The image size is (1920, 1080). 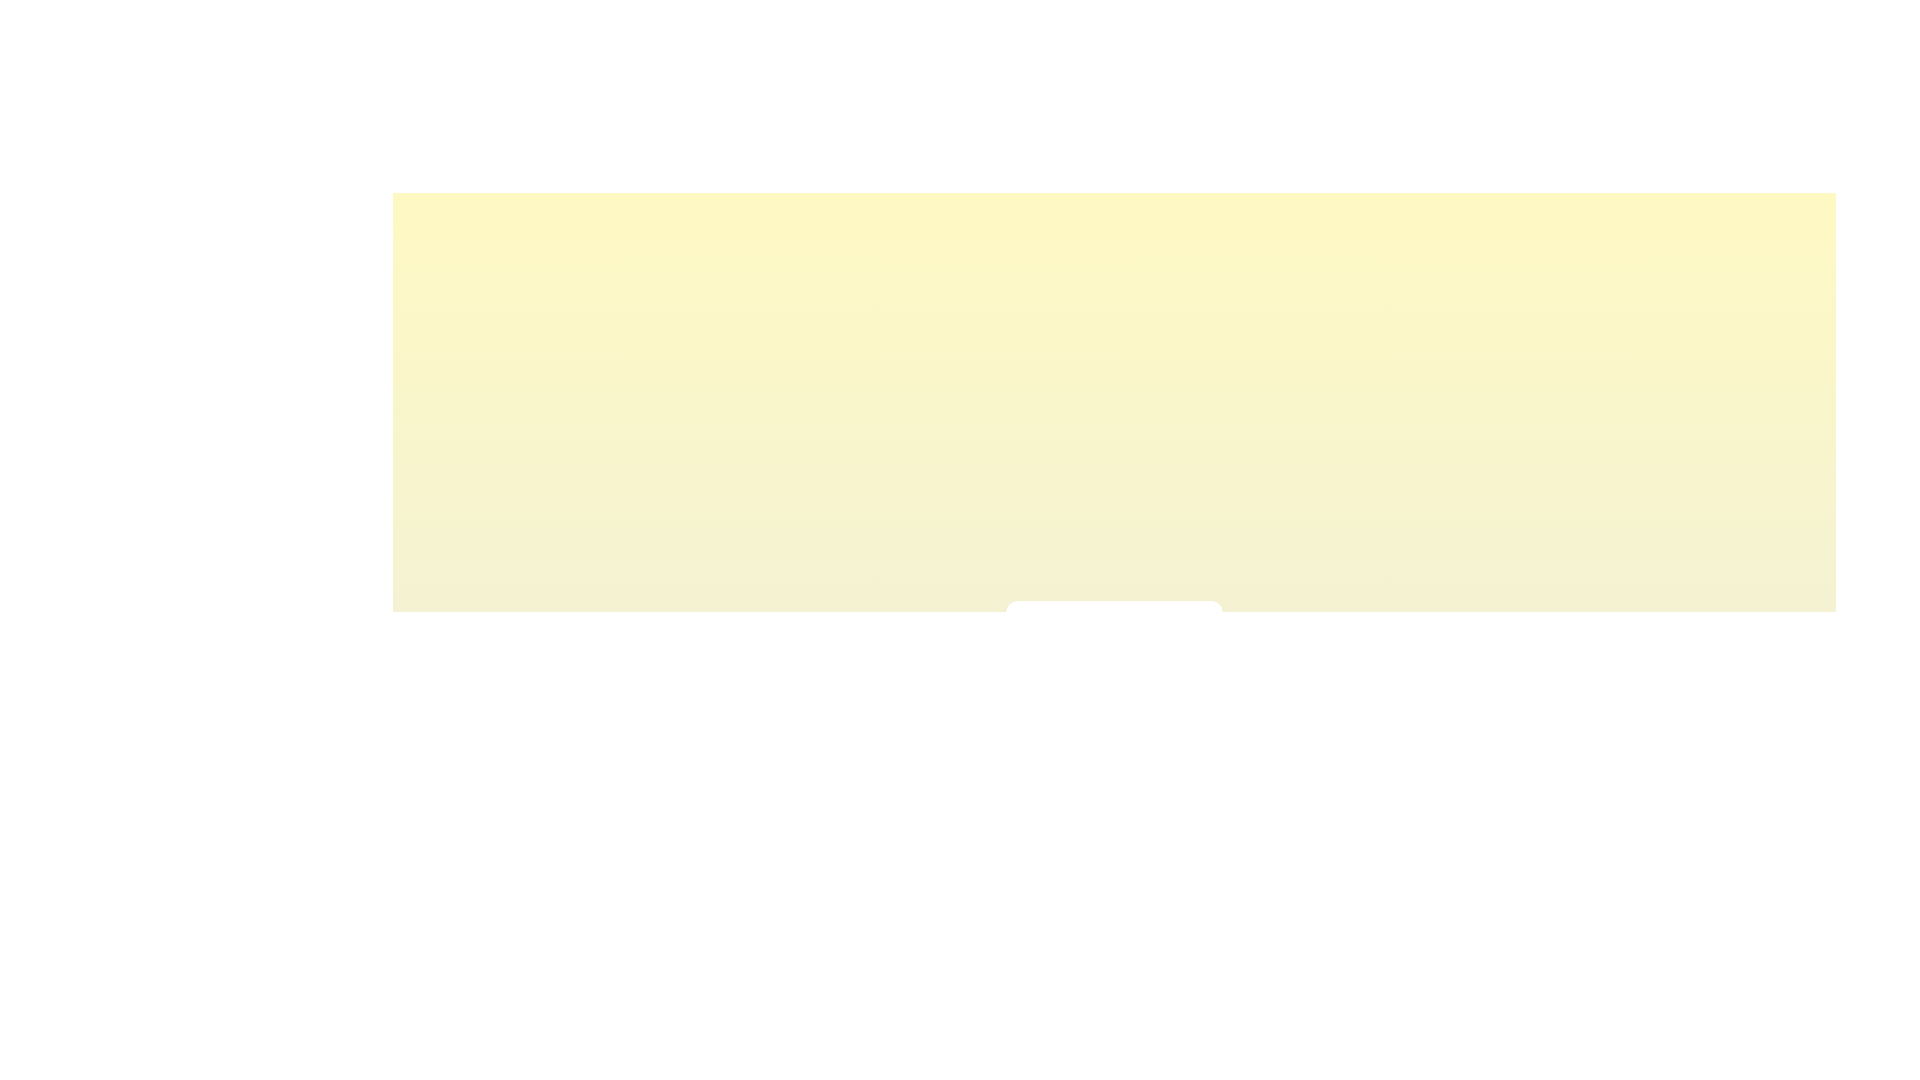 What do you see at coordinates (1186, 676) in the screenshot?
I see `the light intensity to 93% by dragging the slider` at bounding box center [1186, 676].